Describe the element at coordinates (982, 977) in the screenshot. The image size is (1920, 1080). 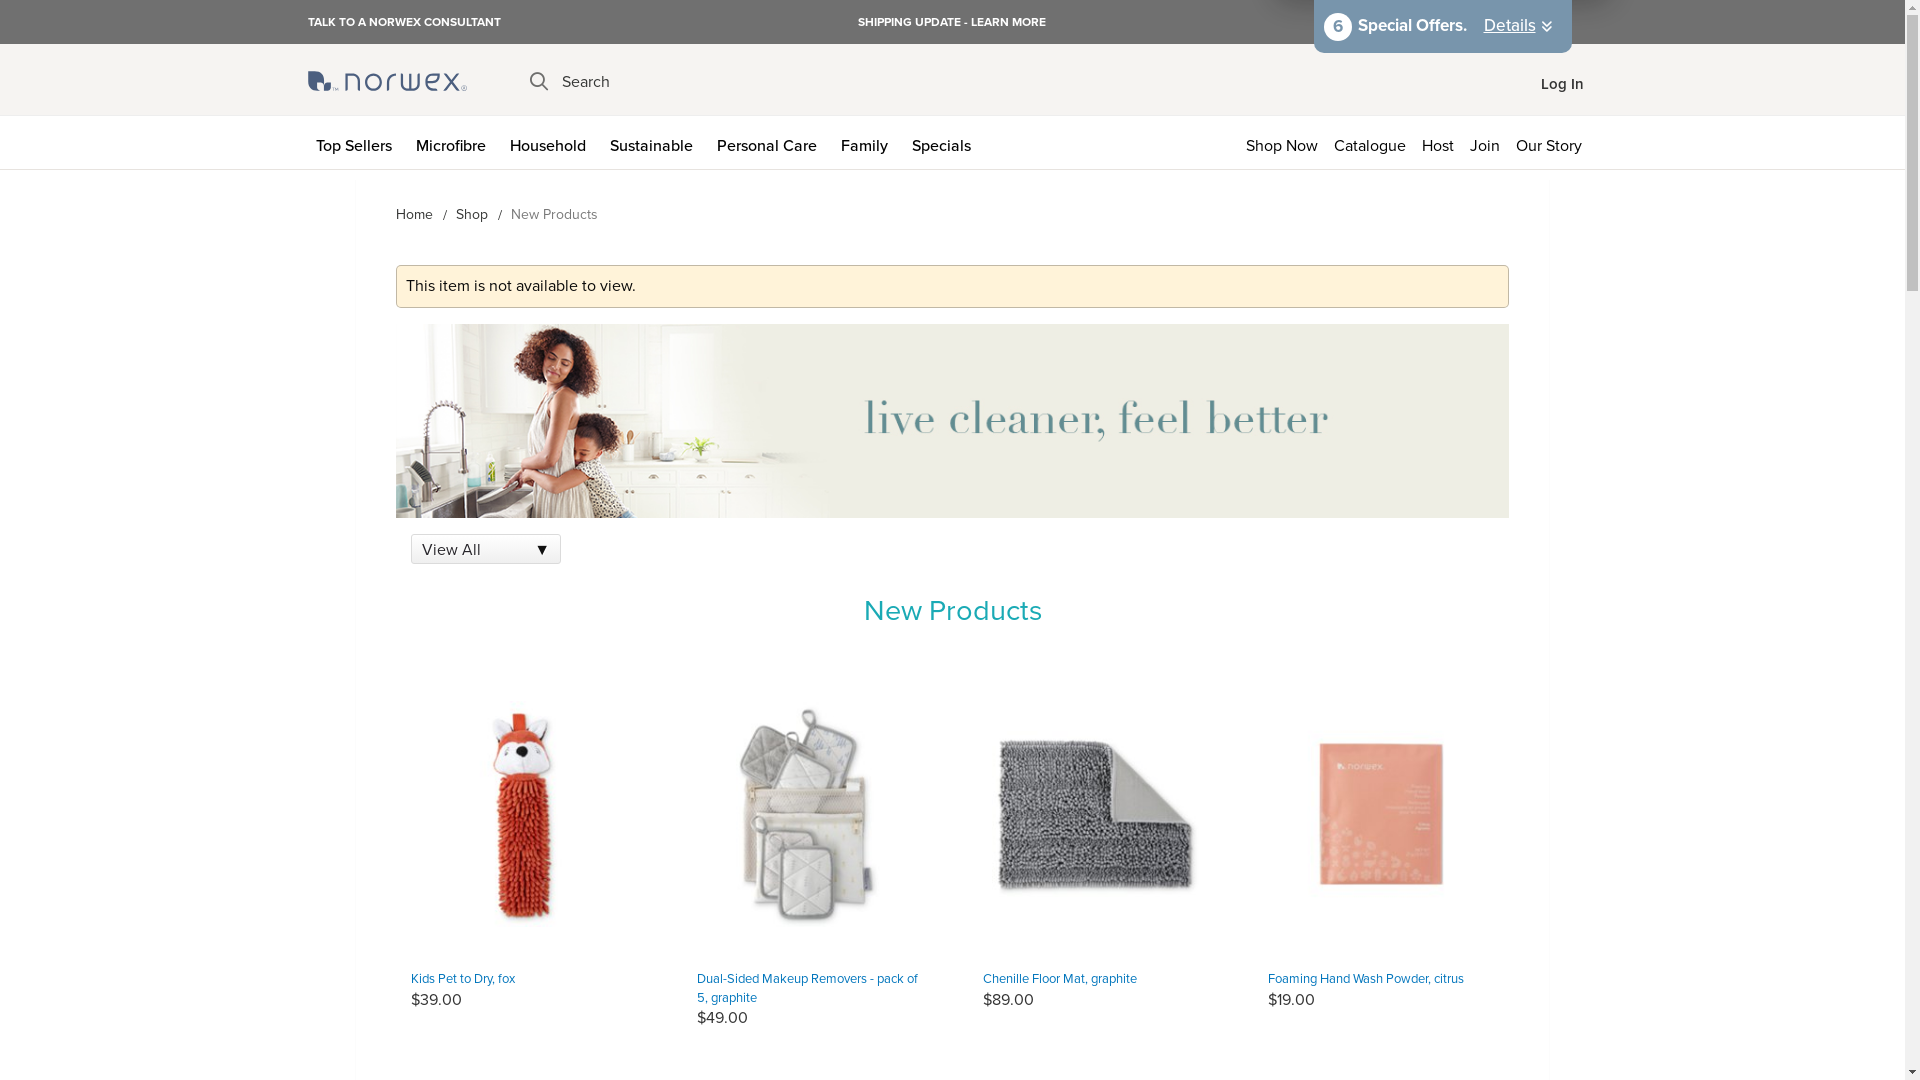
I see `'Chenille Floor Mat, graphite'` at that location.